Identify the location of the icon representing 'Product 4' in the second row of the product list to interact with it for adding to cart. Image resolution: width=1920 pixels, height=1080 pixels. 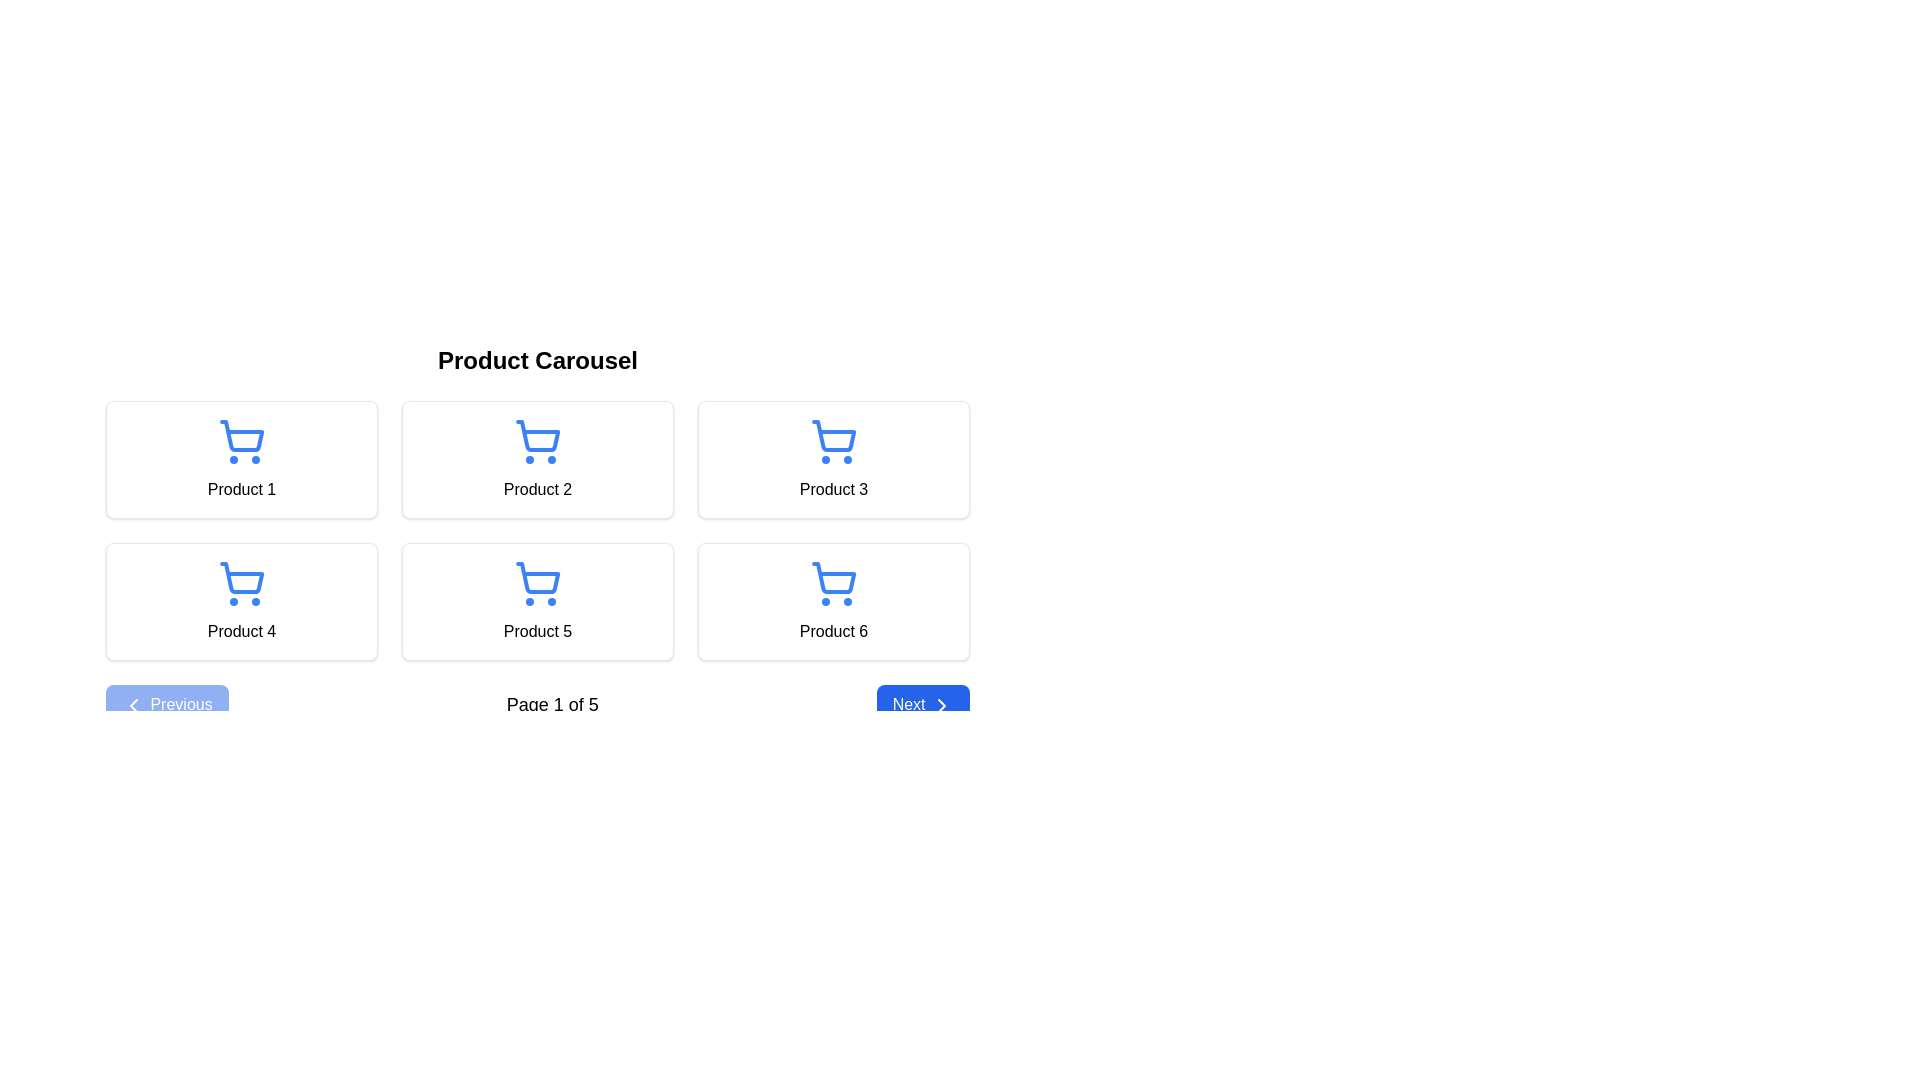
(240, 583).